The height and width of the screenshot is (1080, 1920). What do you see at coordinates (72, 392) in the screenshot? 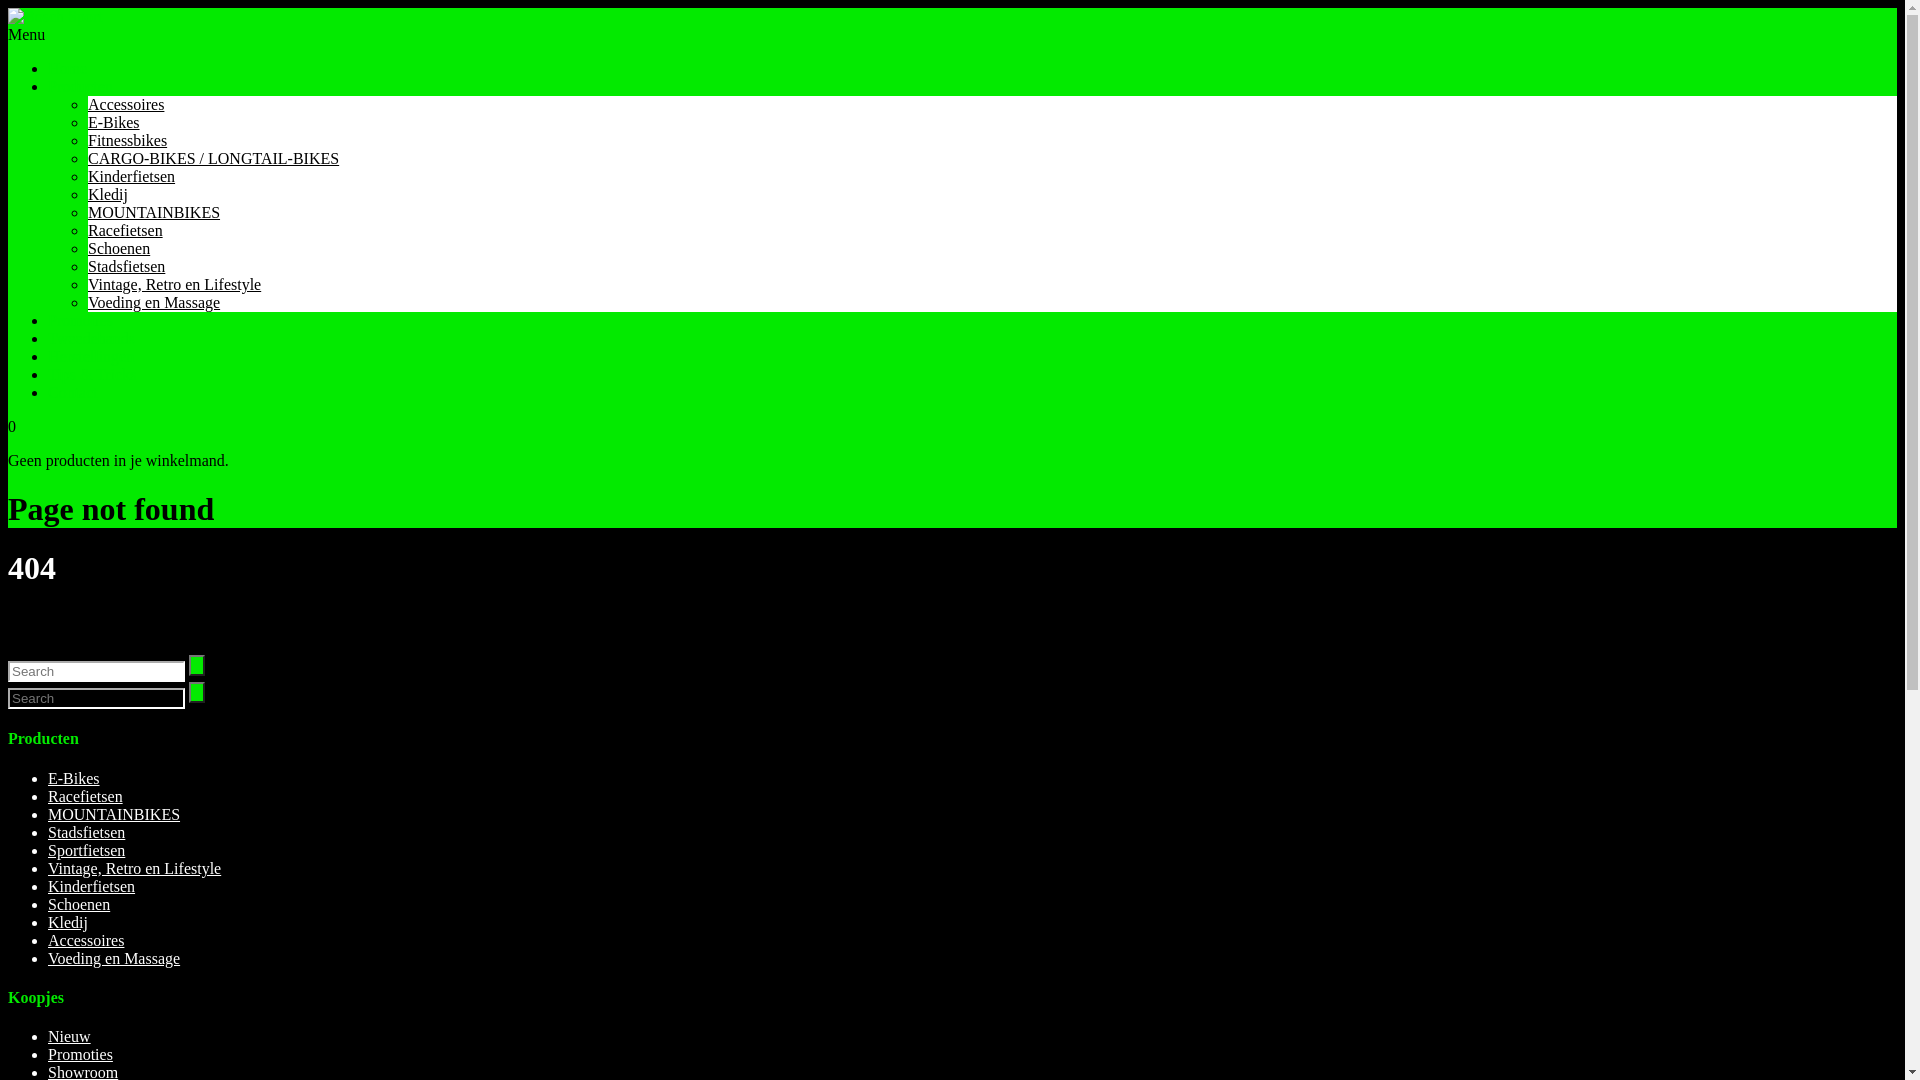
I see `'Contact'` at bounding box center [72, 392].